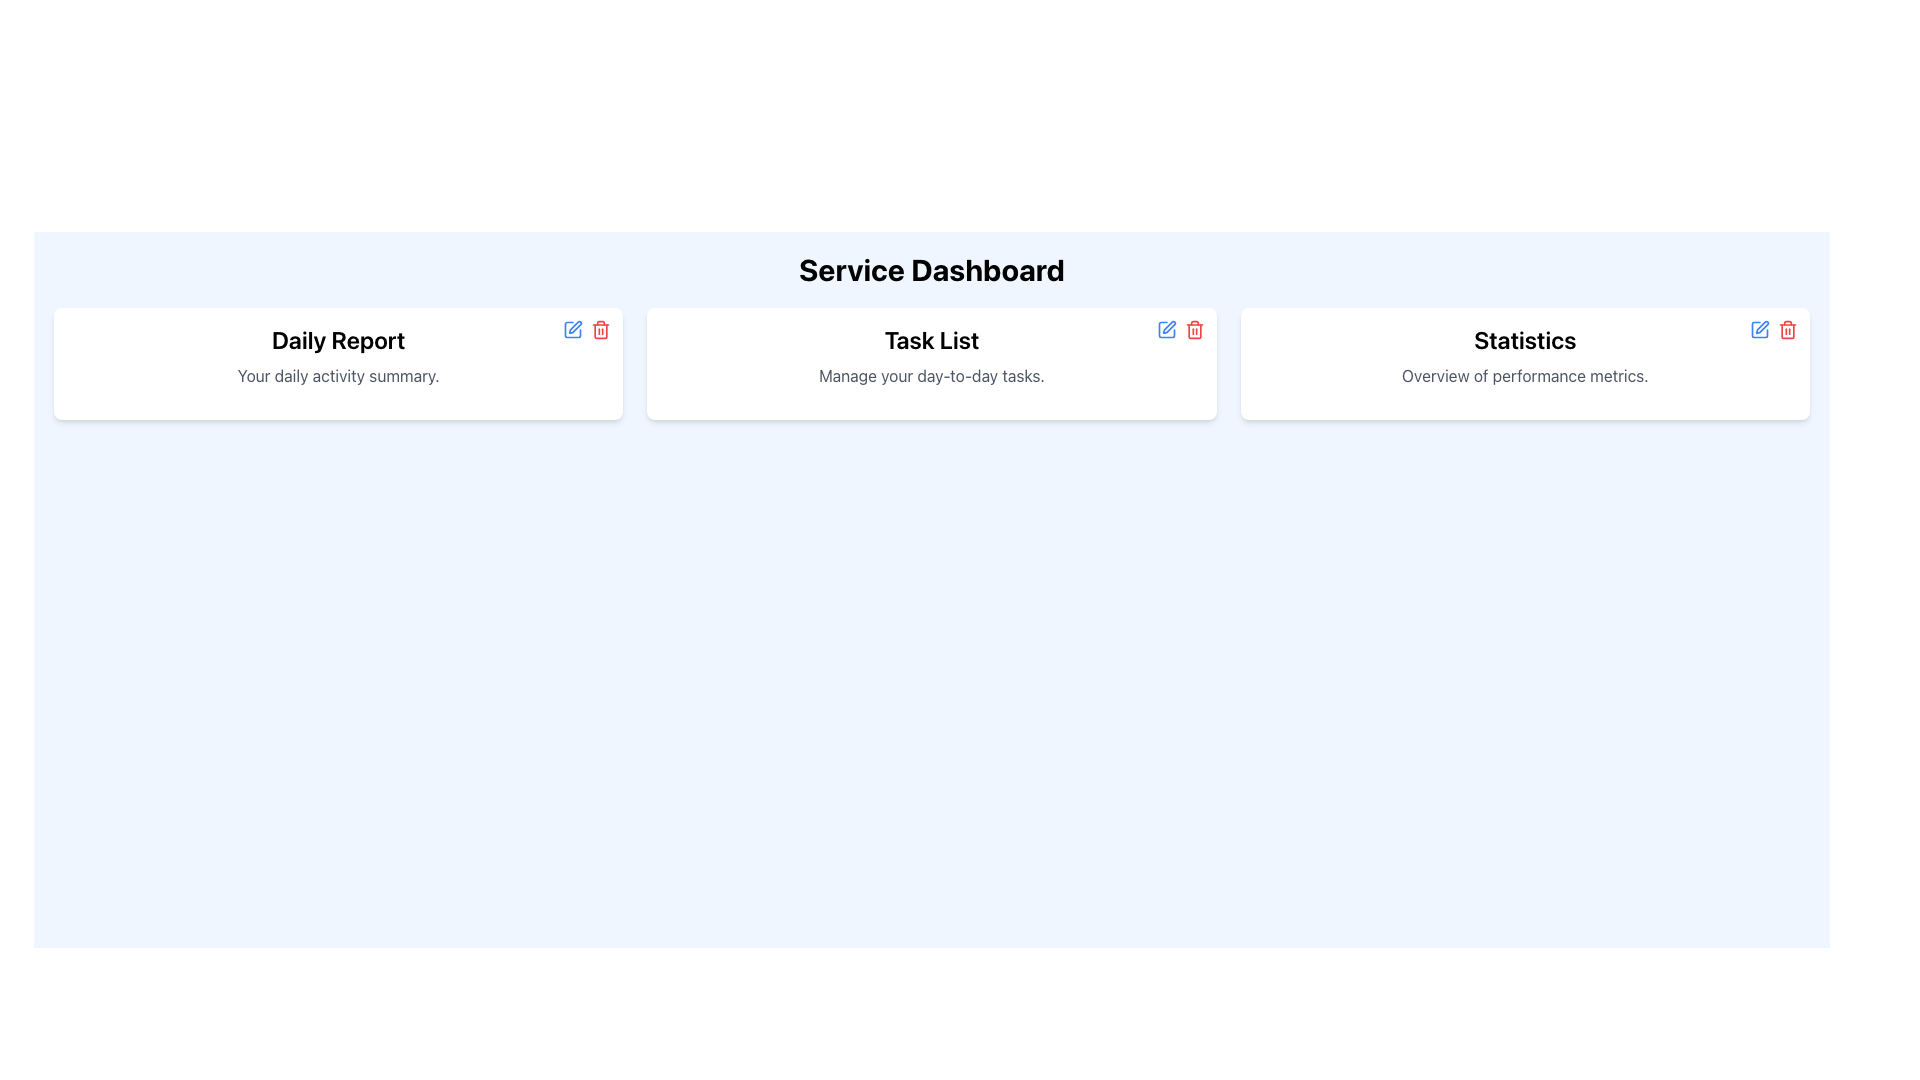 The height and width of the screenshot is (1080, 1920). Describe the element at coordinates (572, 329) in the screenshot. I see `the edit icon button in the top-right corner of the 'Daily Report' card` at that location.